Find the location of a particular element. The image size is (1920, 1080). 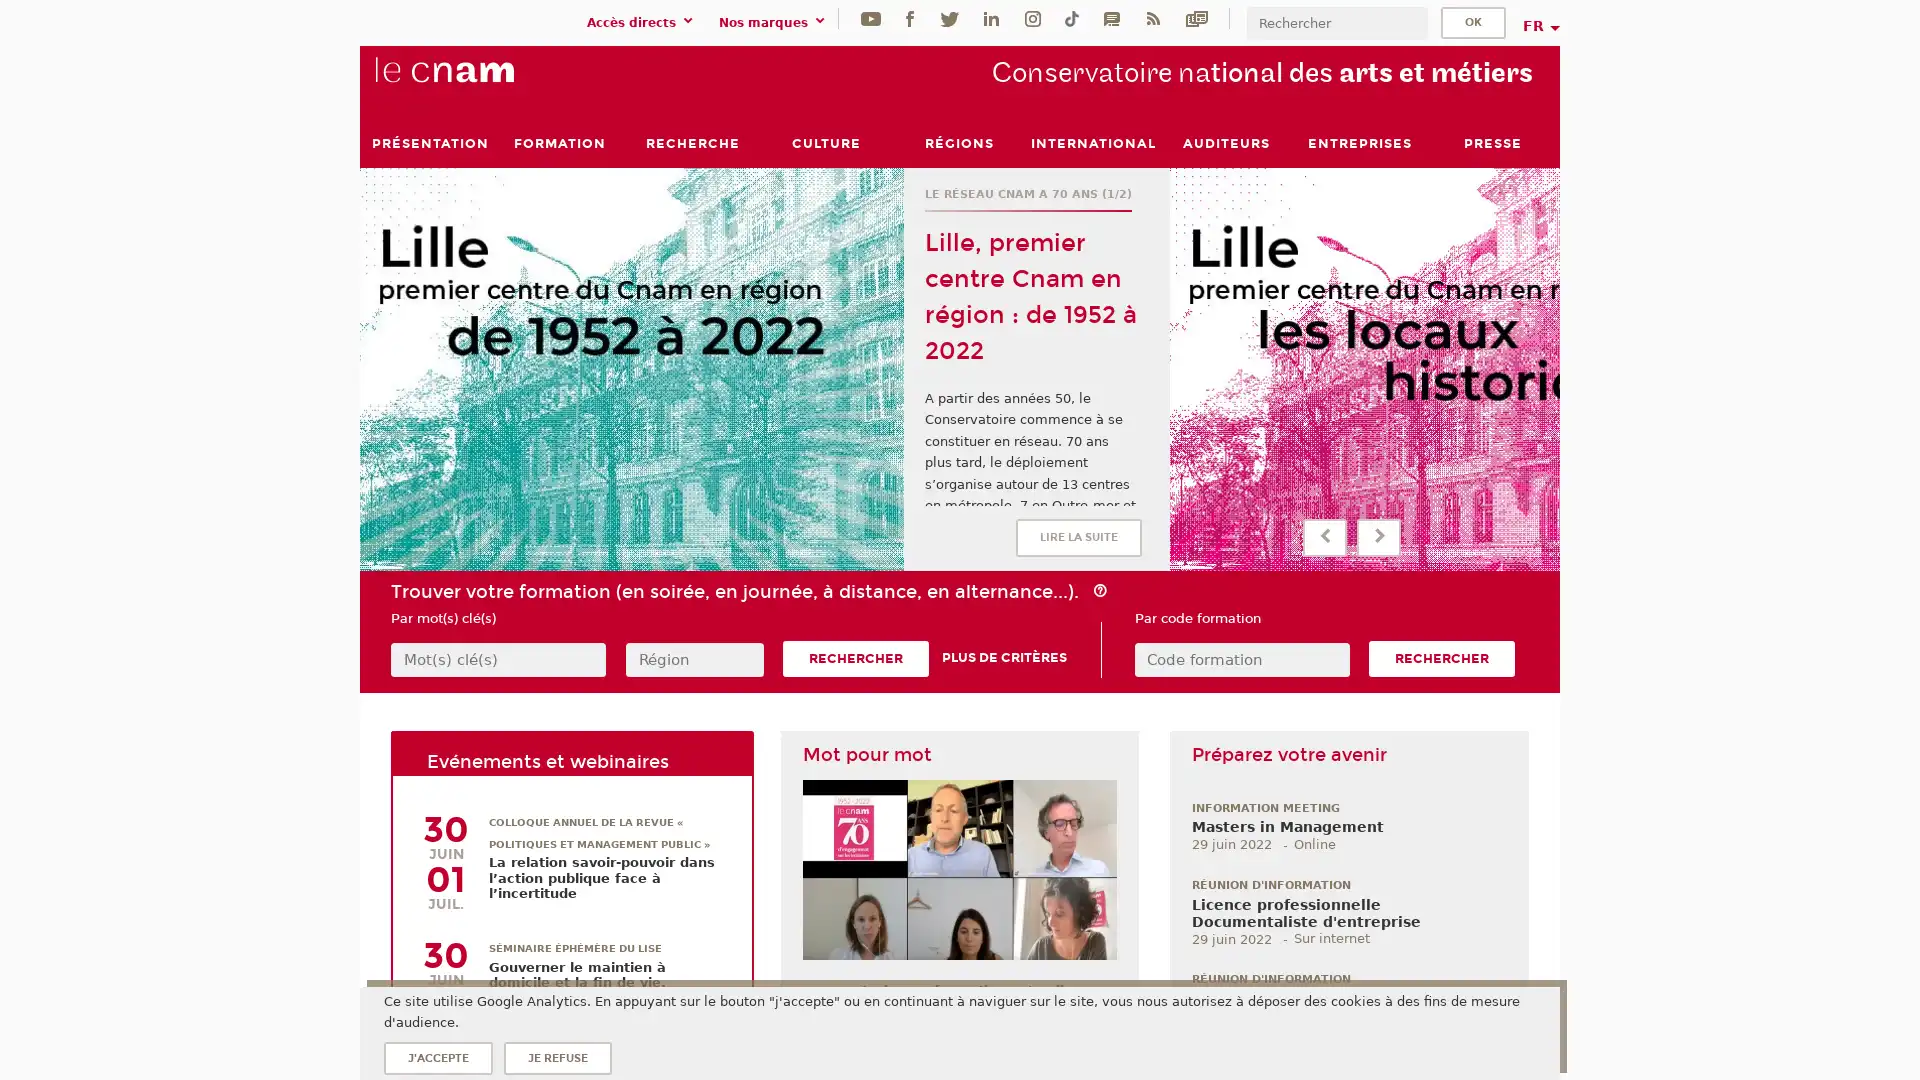

RECHERCHER is located at coordinates (1441, 659).